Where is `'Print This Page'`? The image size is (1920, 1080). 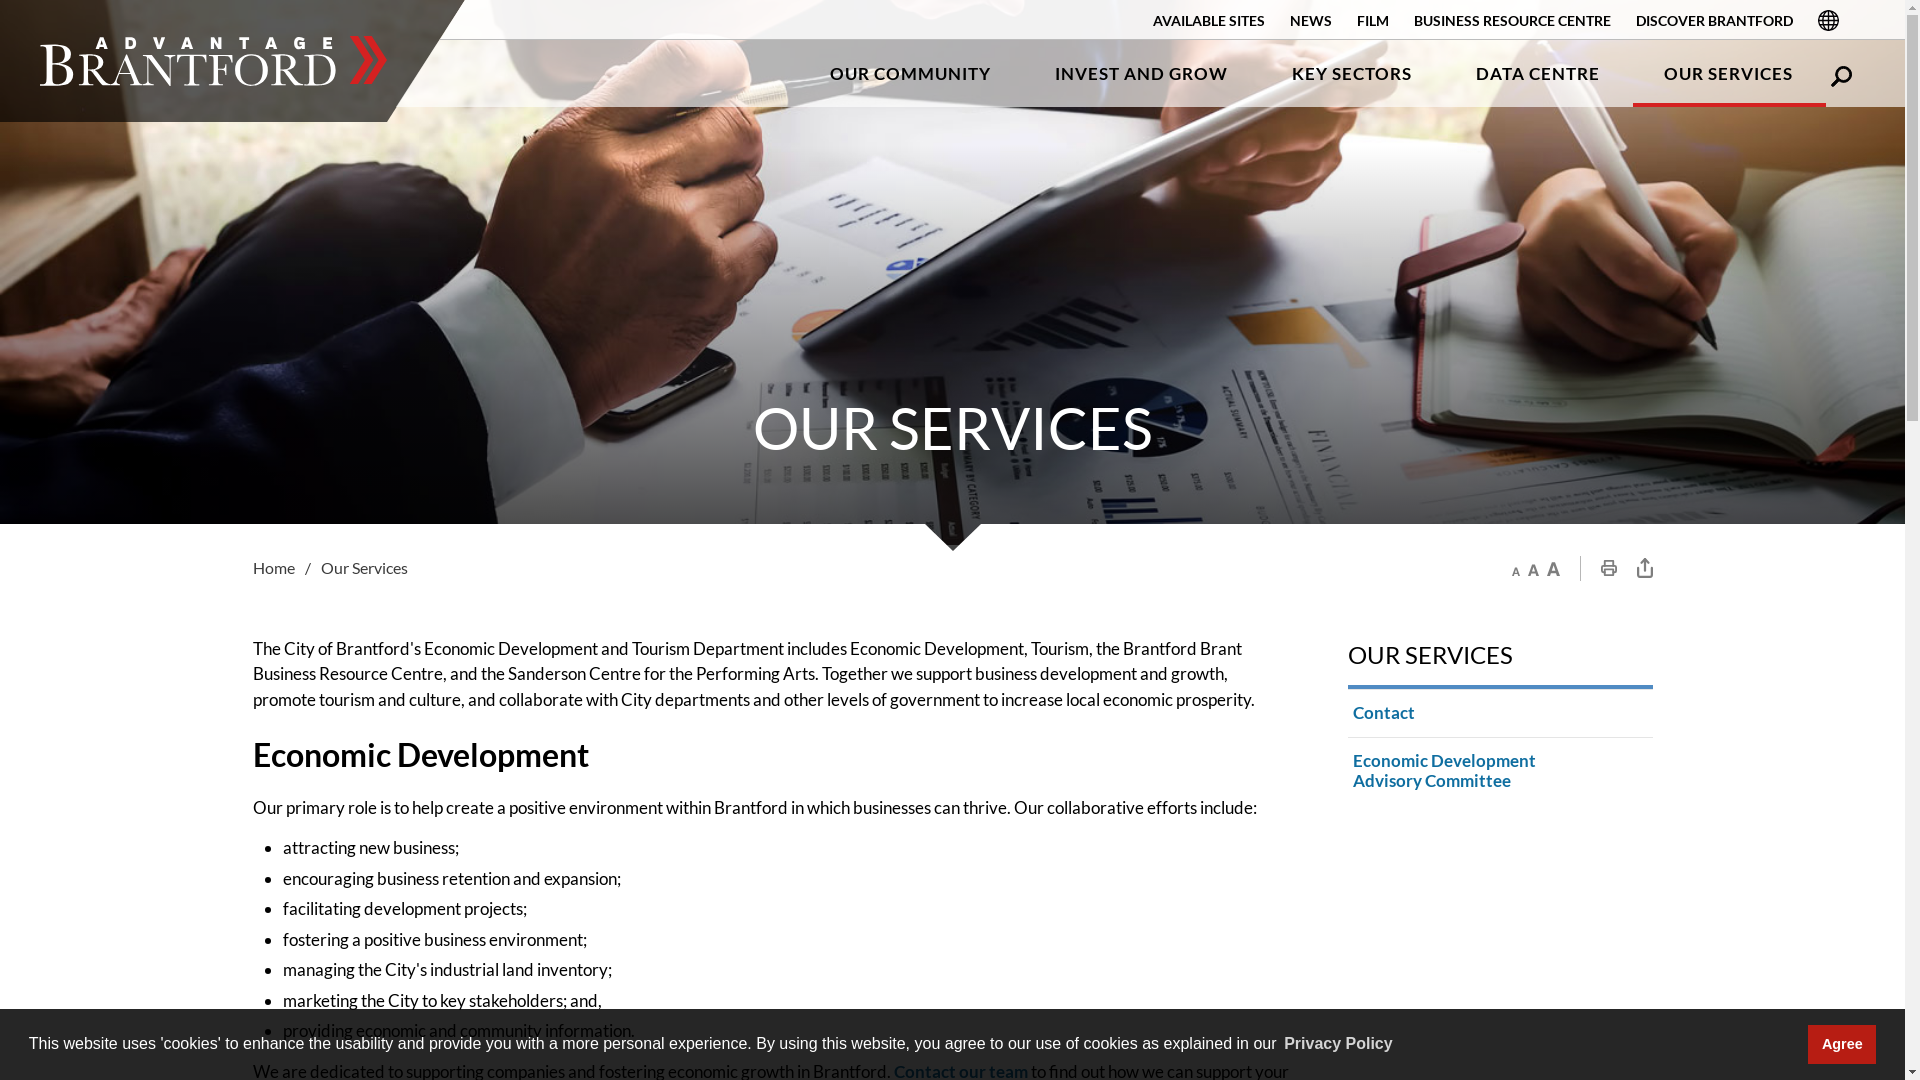 'Print This Page' is located at coordinates (1608, 567).